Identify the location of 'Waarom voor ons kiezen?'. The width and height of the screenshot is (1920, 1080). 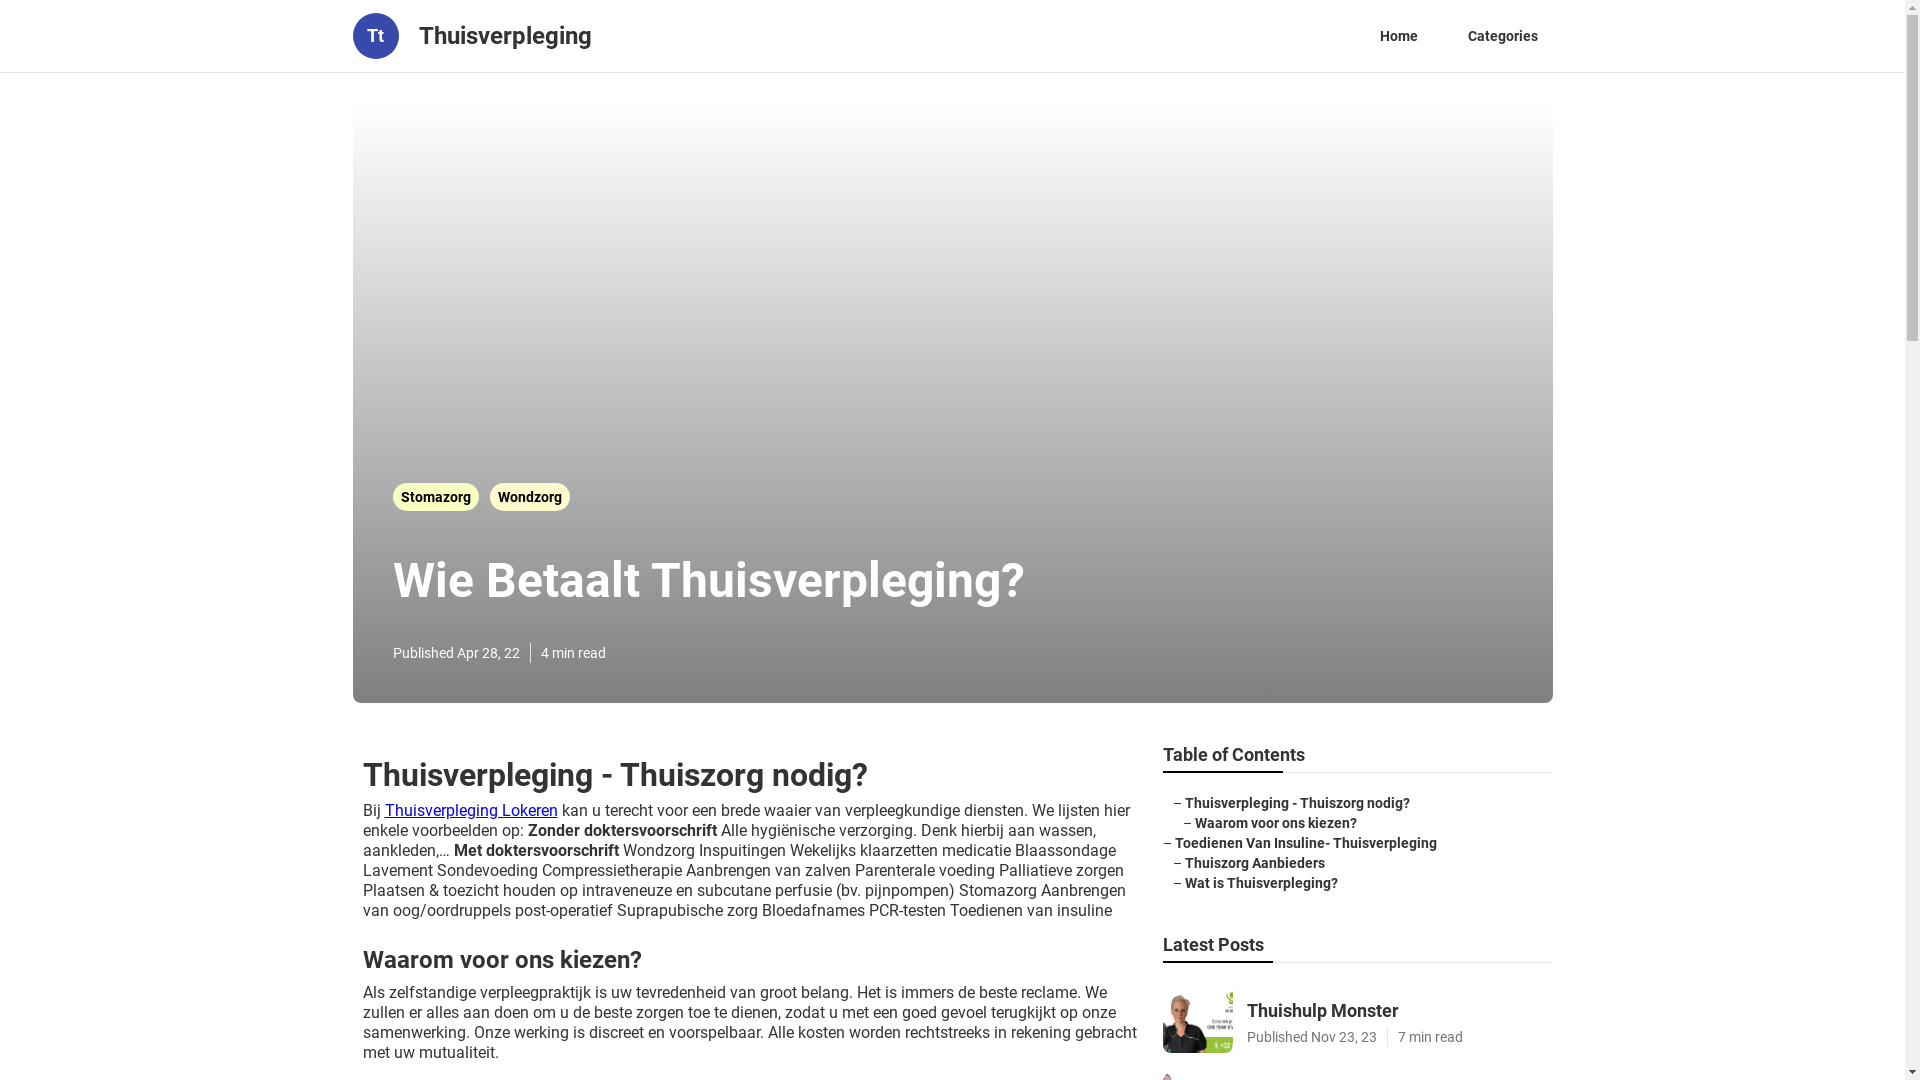
(1194, 822).